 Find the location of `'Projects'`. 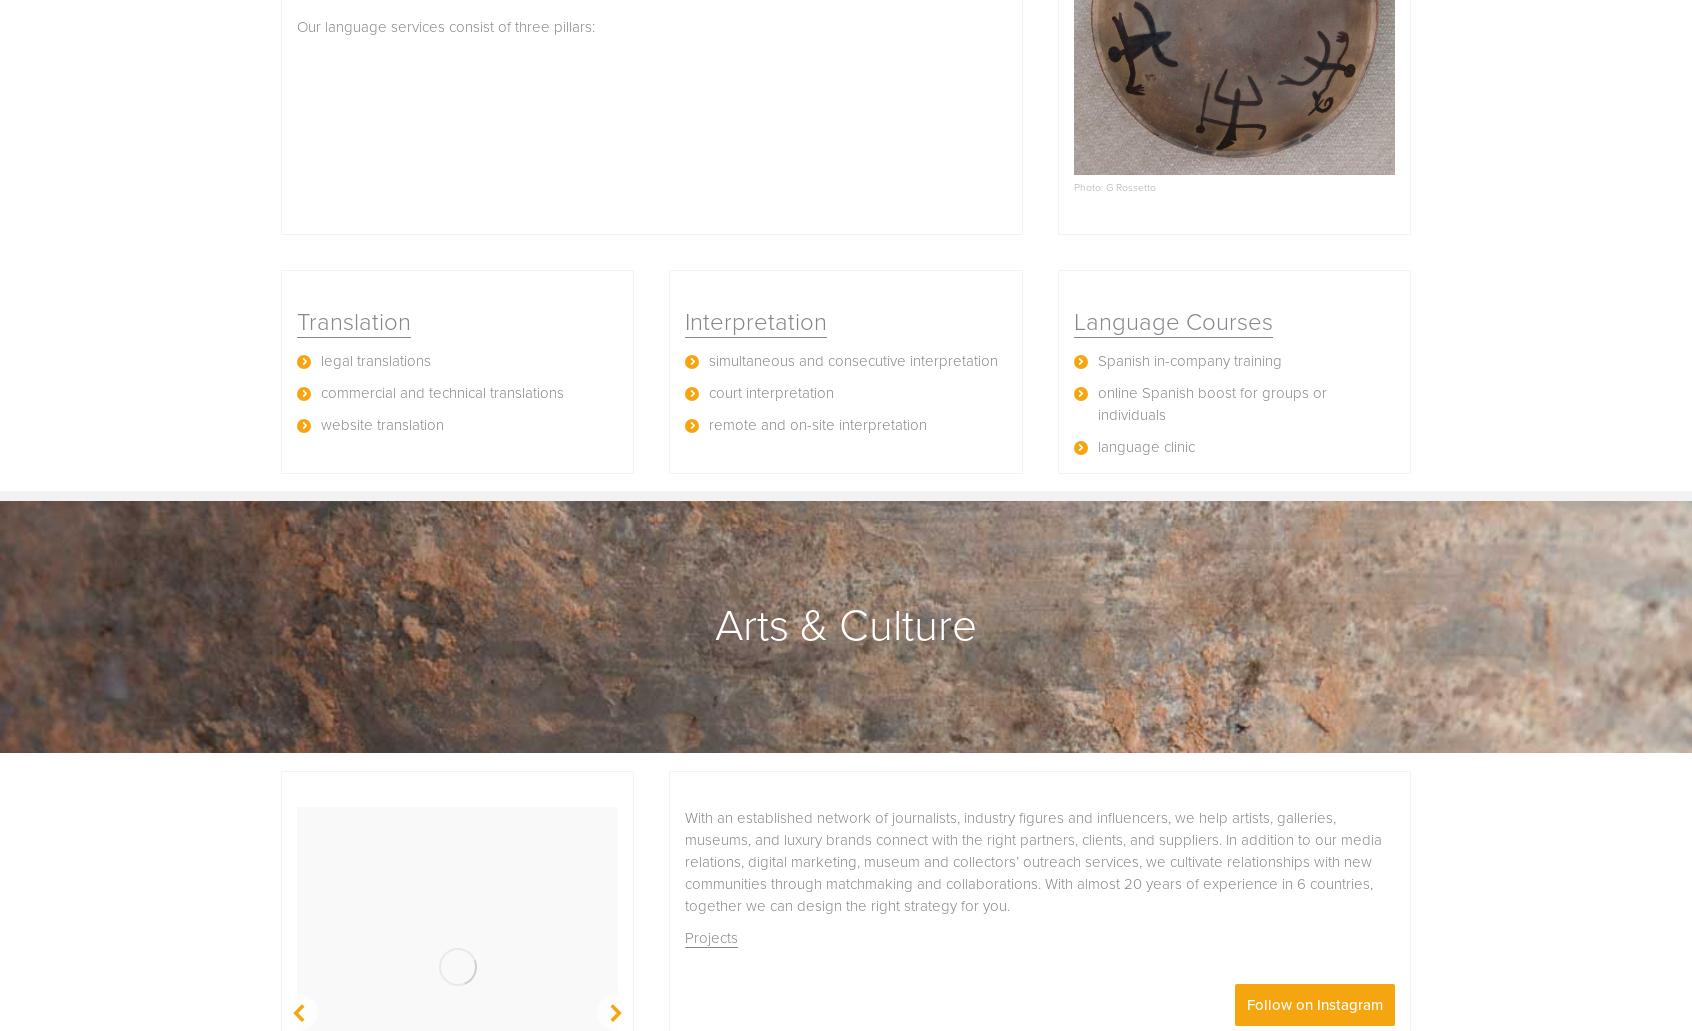

'Projects' is located at coordinates (684, 935).